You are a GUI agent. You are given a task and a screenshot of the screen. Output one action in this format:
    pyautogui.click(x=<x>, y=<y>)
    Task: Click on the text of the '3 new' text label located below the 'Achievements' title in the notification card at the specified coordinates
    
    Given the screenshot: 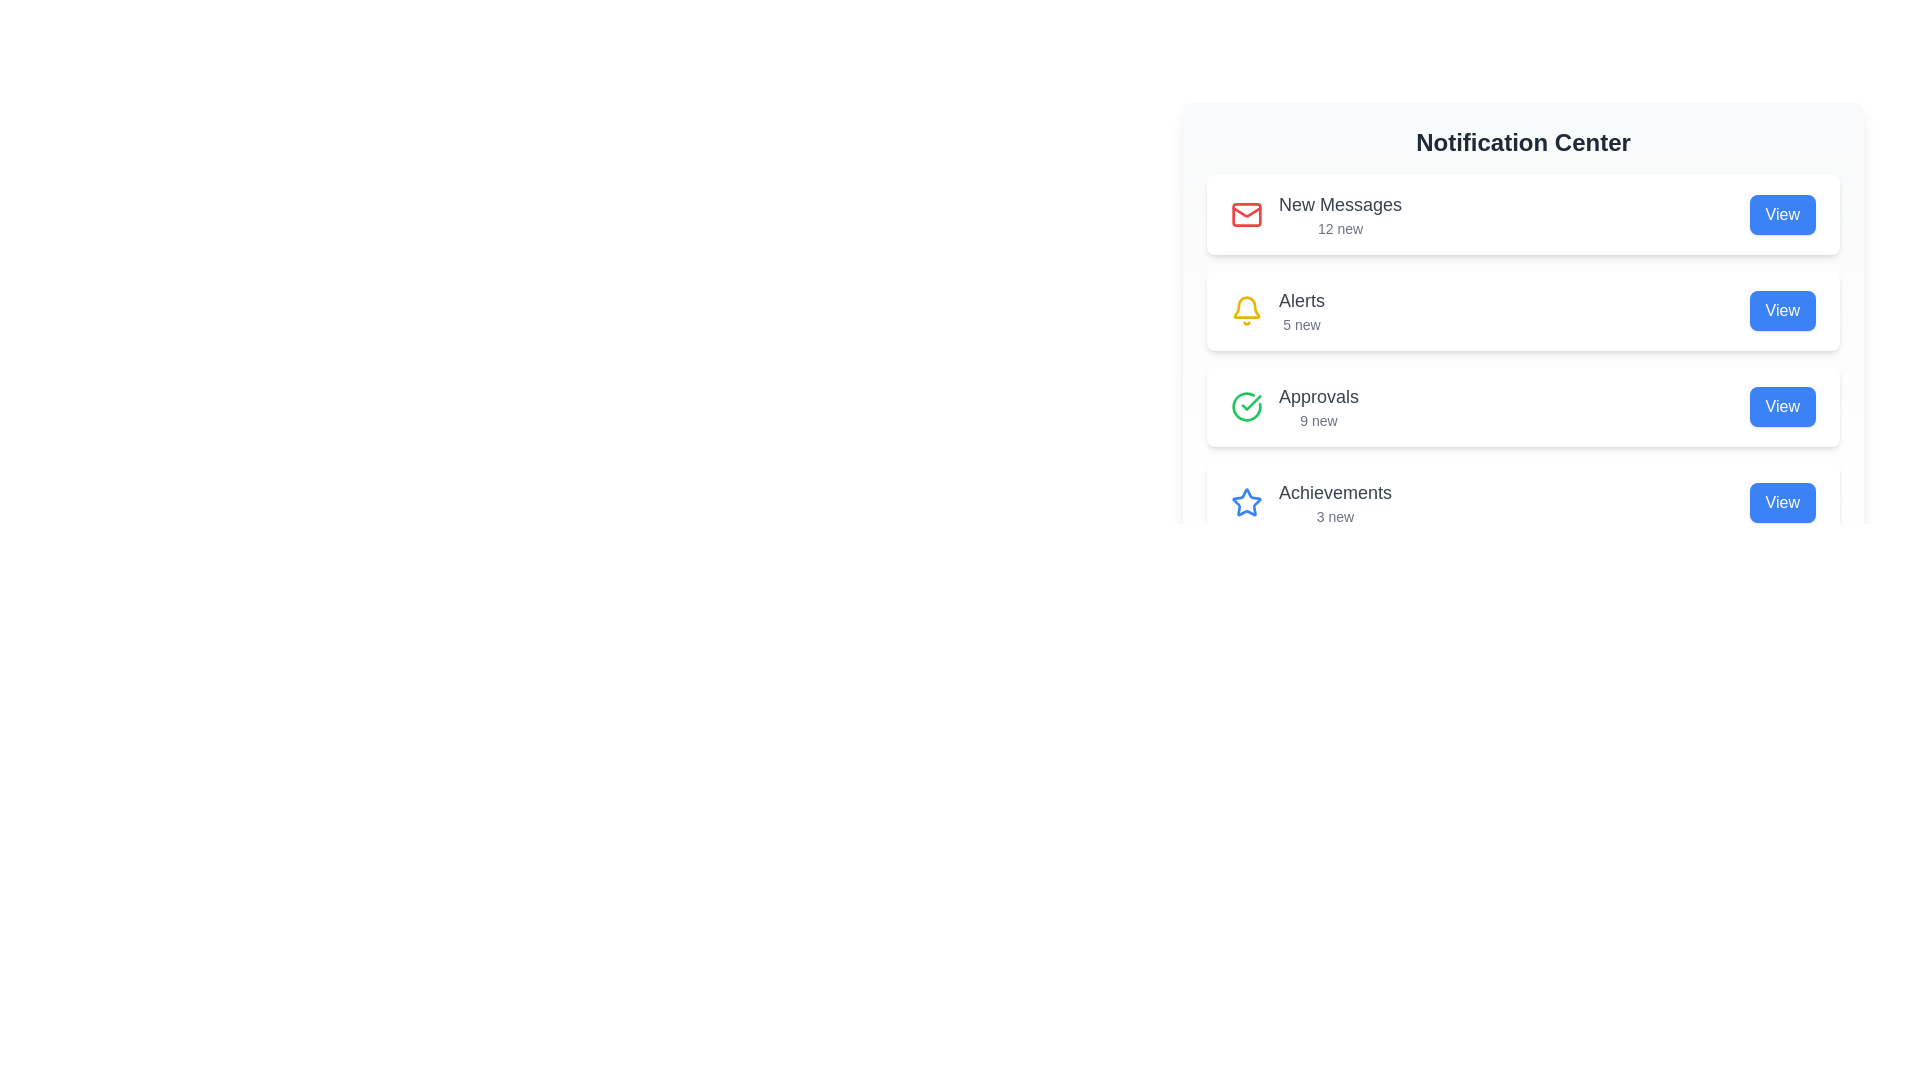 What is the action you would take?
    pyautogui.click(x=1335, y=515)
    